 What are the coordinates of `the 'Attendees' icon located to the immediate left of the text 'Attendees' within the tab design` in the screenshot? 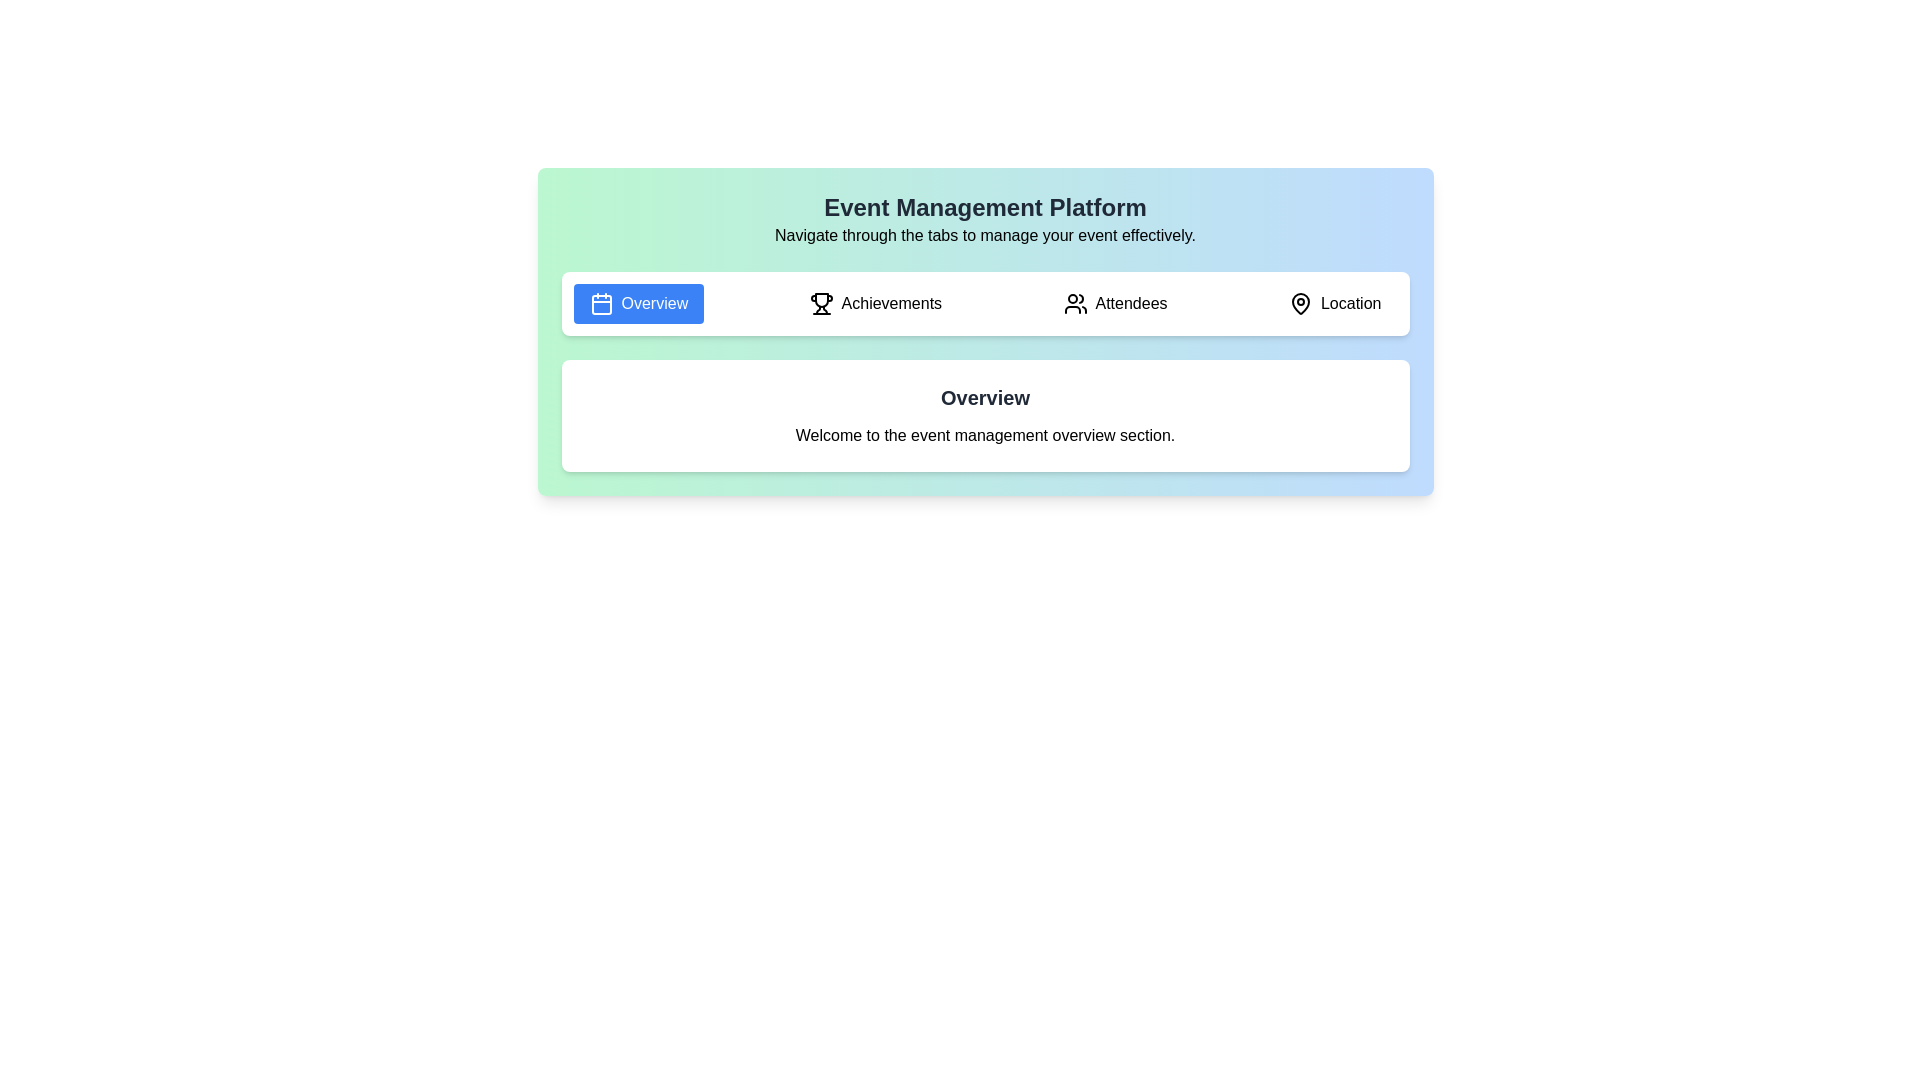 It's located at (1074, 304).